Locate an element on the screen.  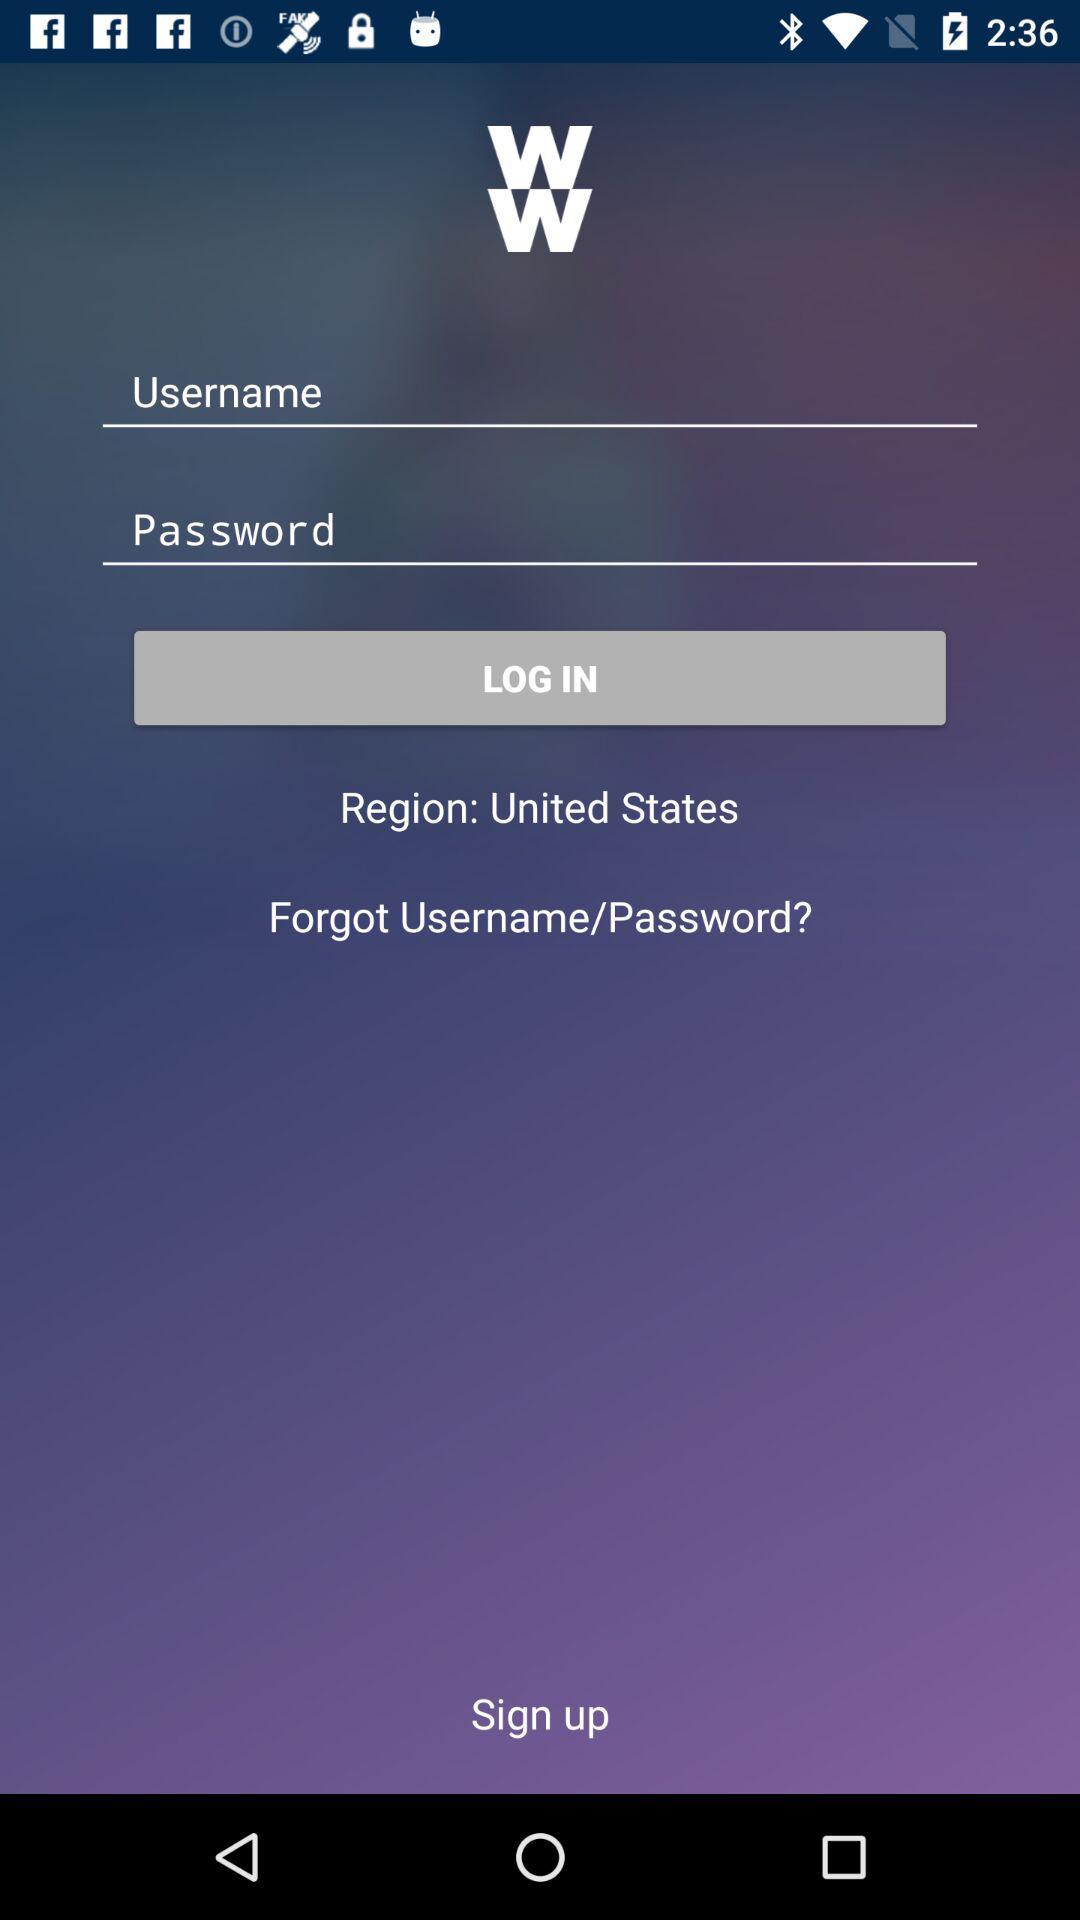
the icon above forgot username/password? is located at coordinates (613, 806).